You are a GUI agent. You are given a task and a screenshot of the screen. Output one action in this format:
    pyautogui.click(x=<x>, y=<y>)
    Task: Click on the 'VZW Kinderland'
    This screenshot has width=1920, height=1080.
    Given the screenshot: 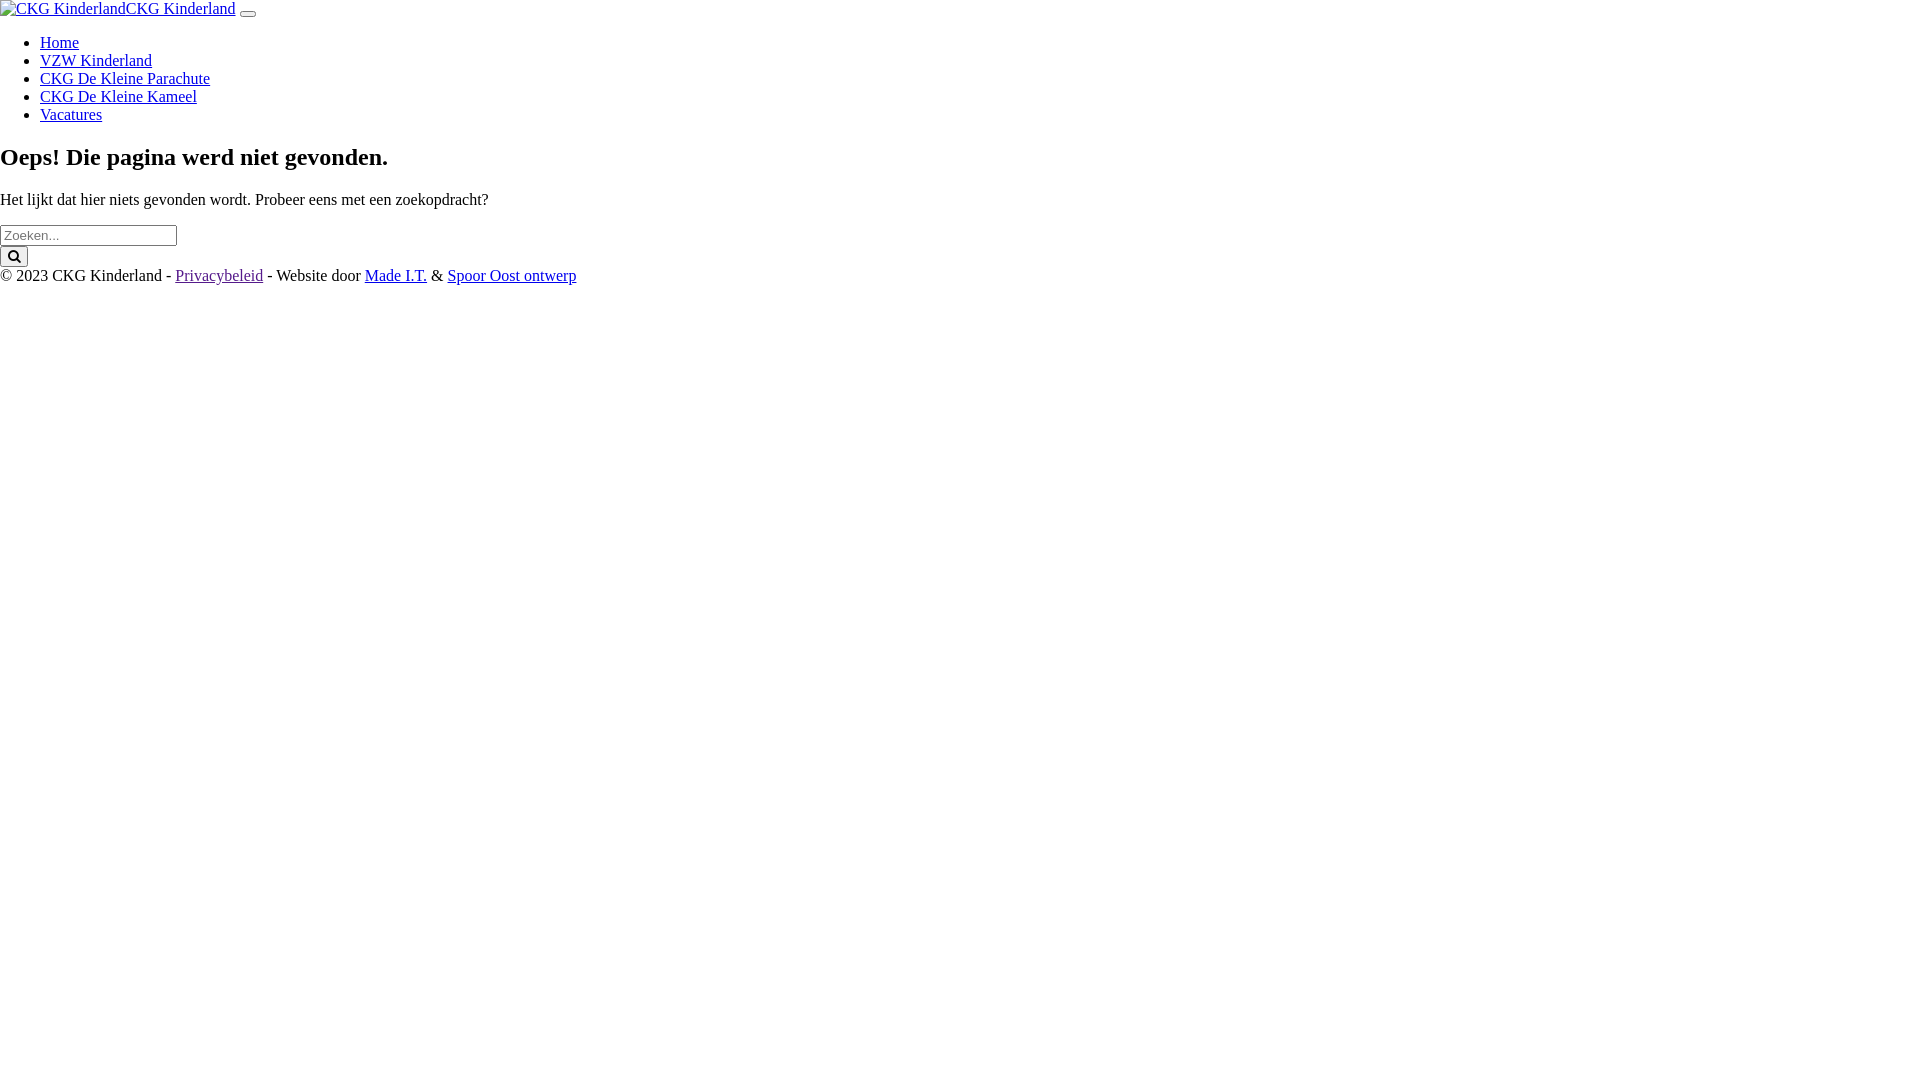 What is the action you would take?
    pyautogui.click(x=95, y=59)
    